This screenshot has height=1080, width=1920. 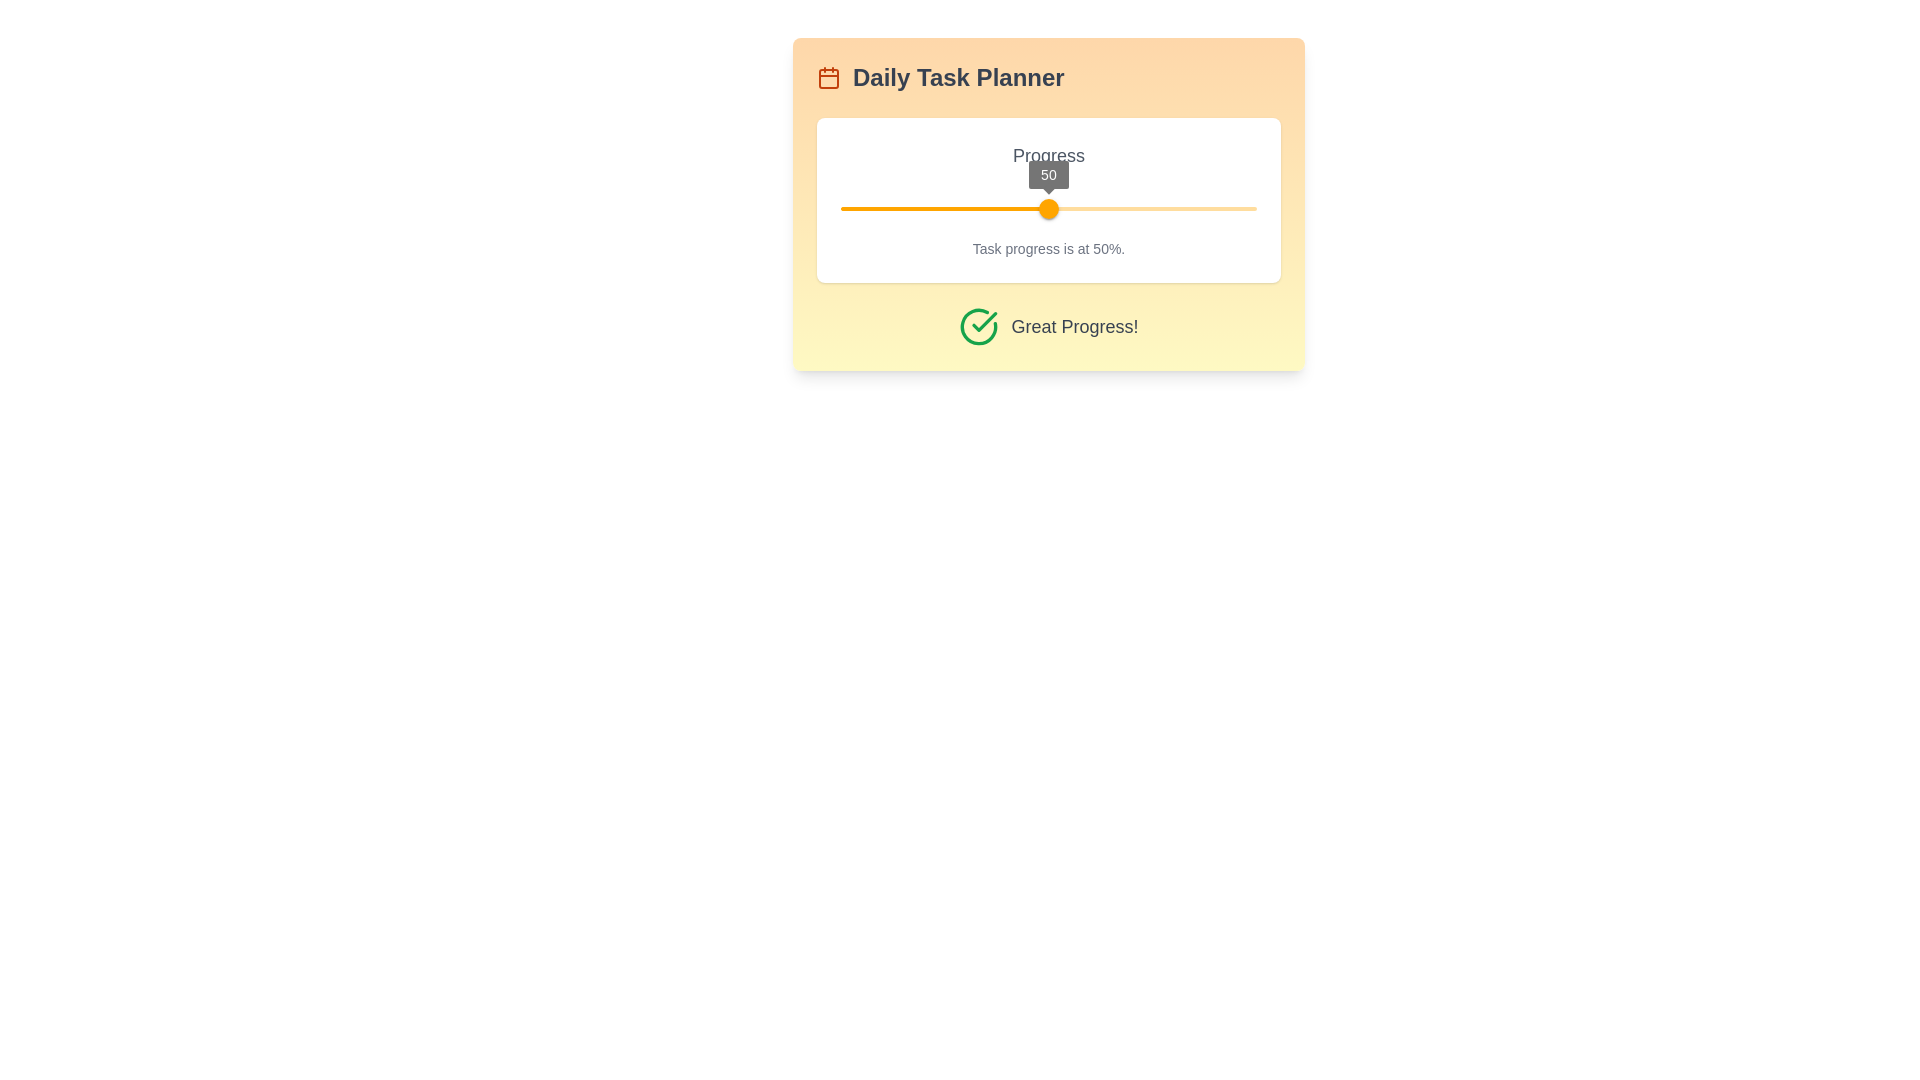 I want to click on the progress value, so click(x=874, y=208).